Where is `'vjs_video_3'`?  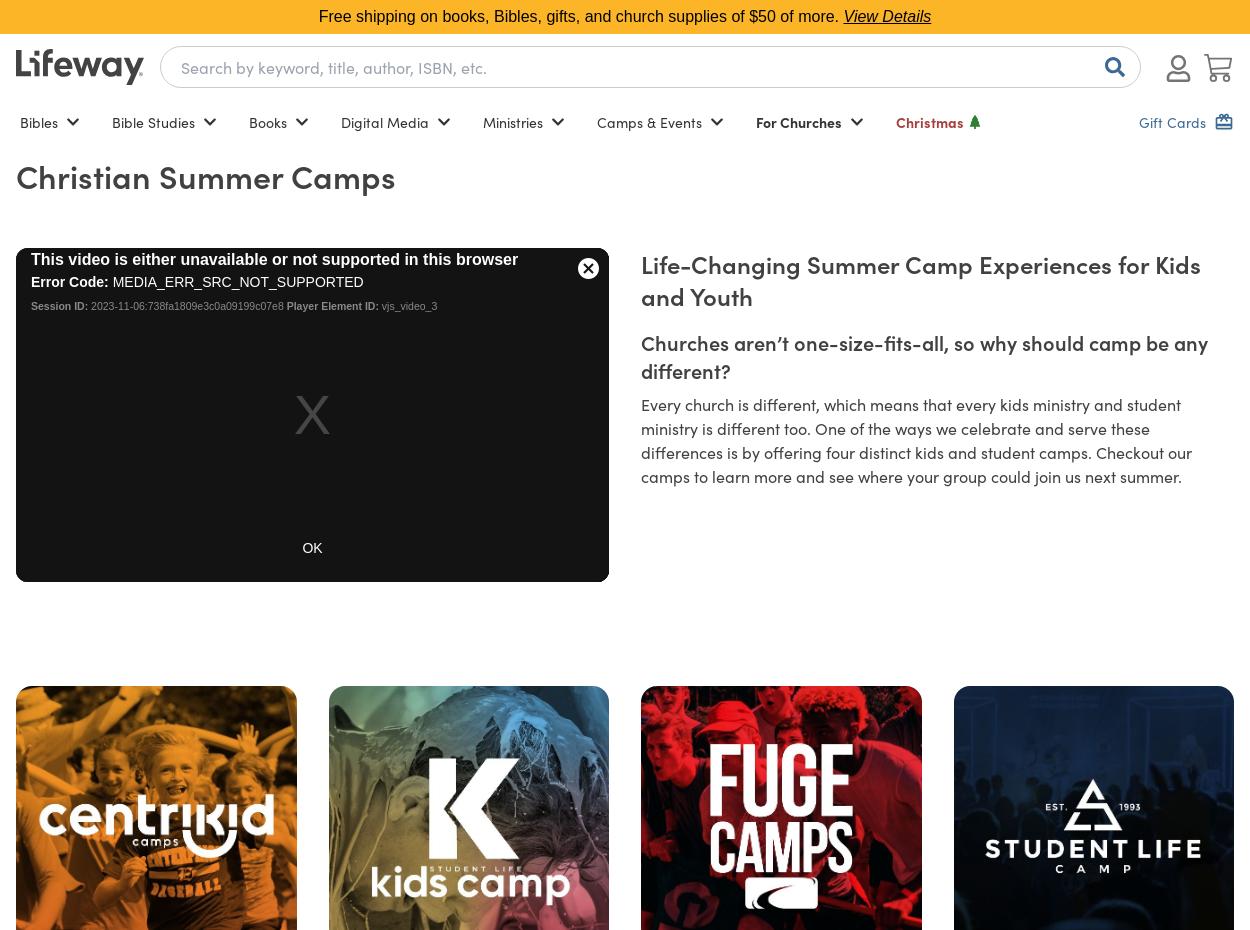 'vjs_video_3' is located at coordinates (378, 305).